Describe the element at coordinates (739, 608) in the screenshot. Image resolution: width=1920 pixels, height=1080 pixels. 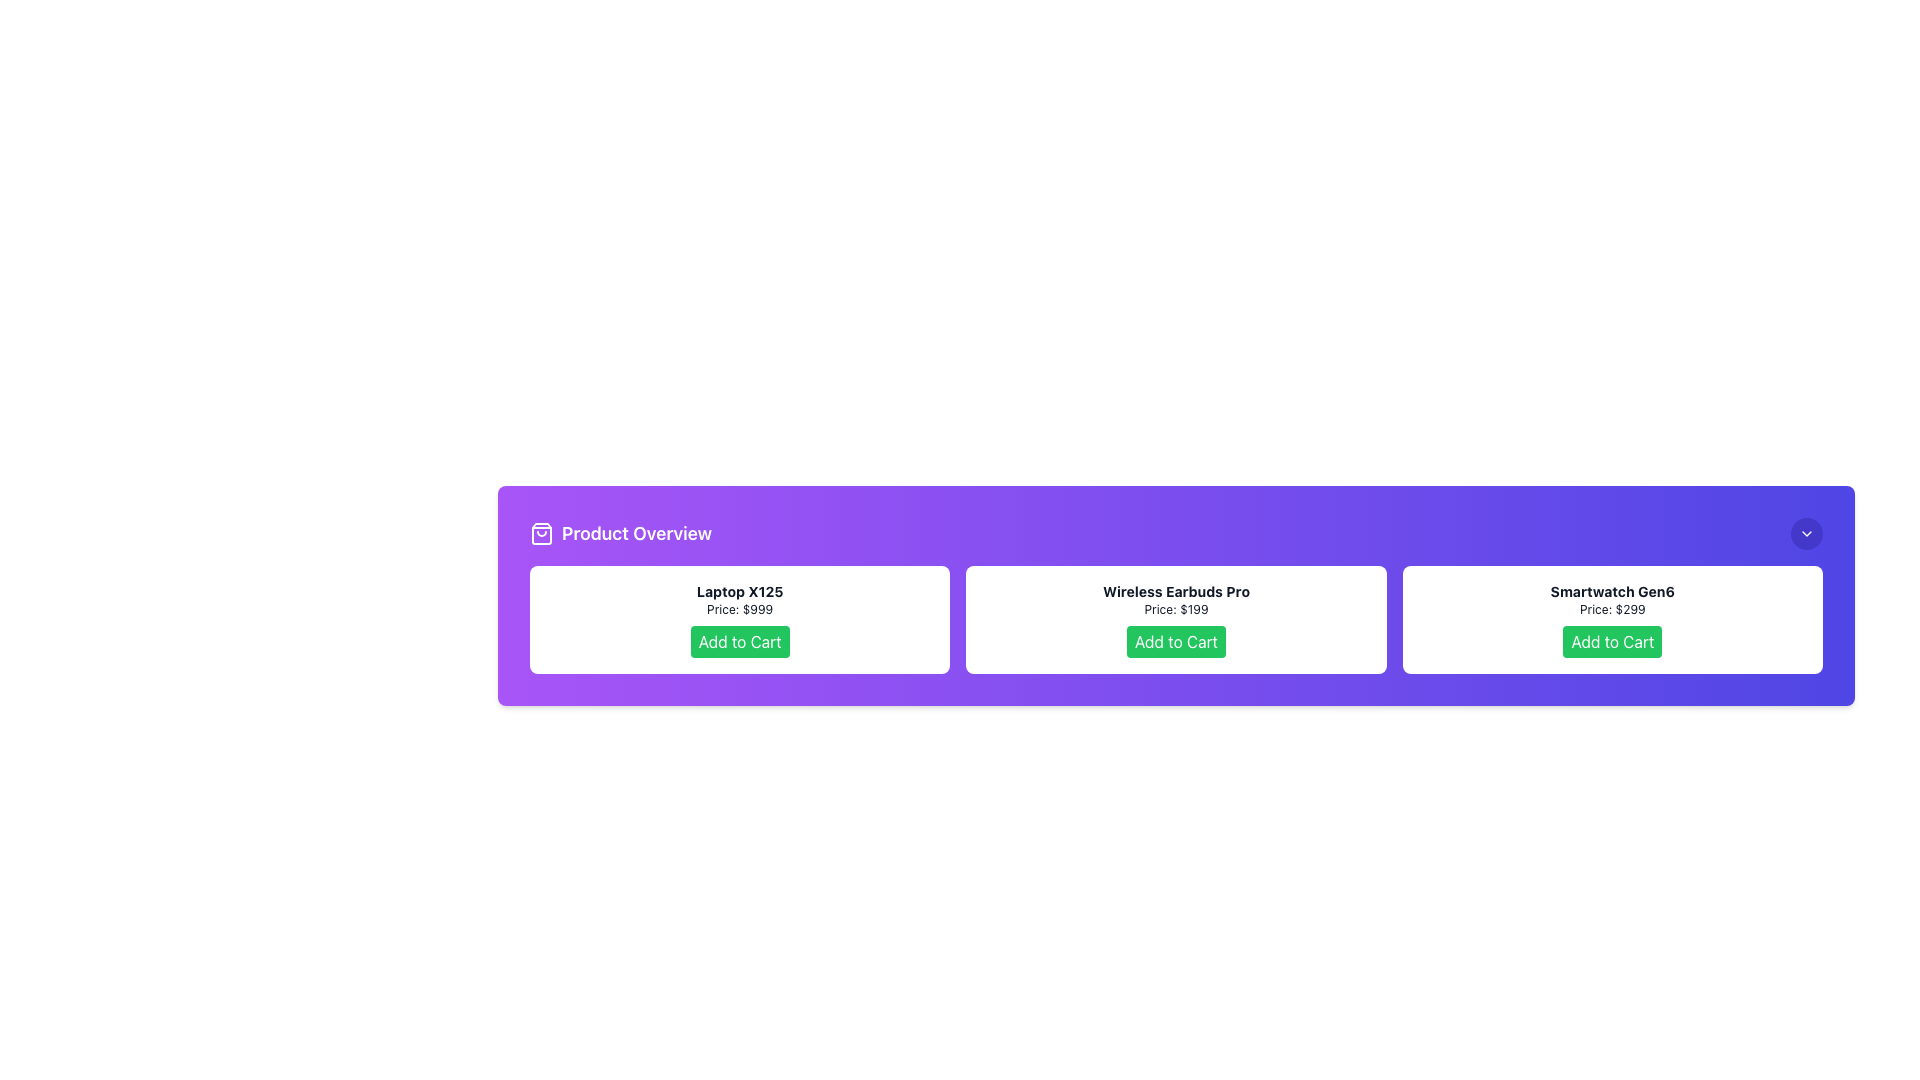
I see `the static text label displaying the price ('$999'), which is centrally located below the title 'Laptop X125' and above the 'Add to Cart' button` at that location.